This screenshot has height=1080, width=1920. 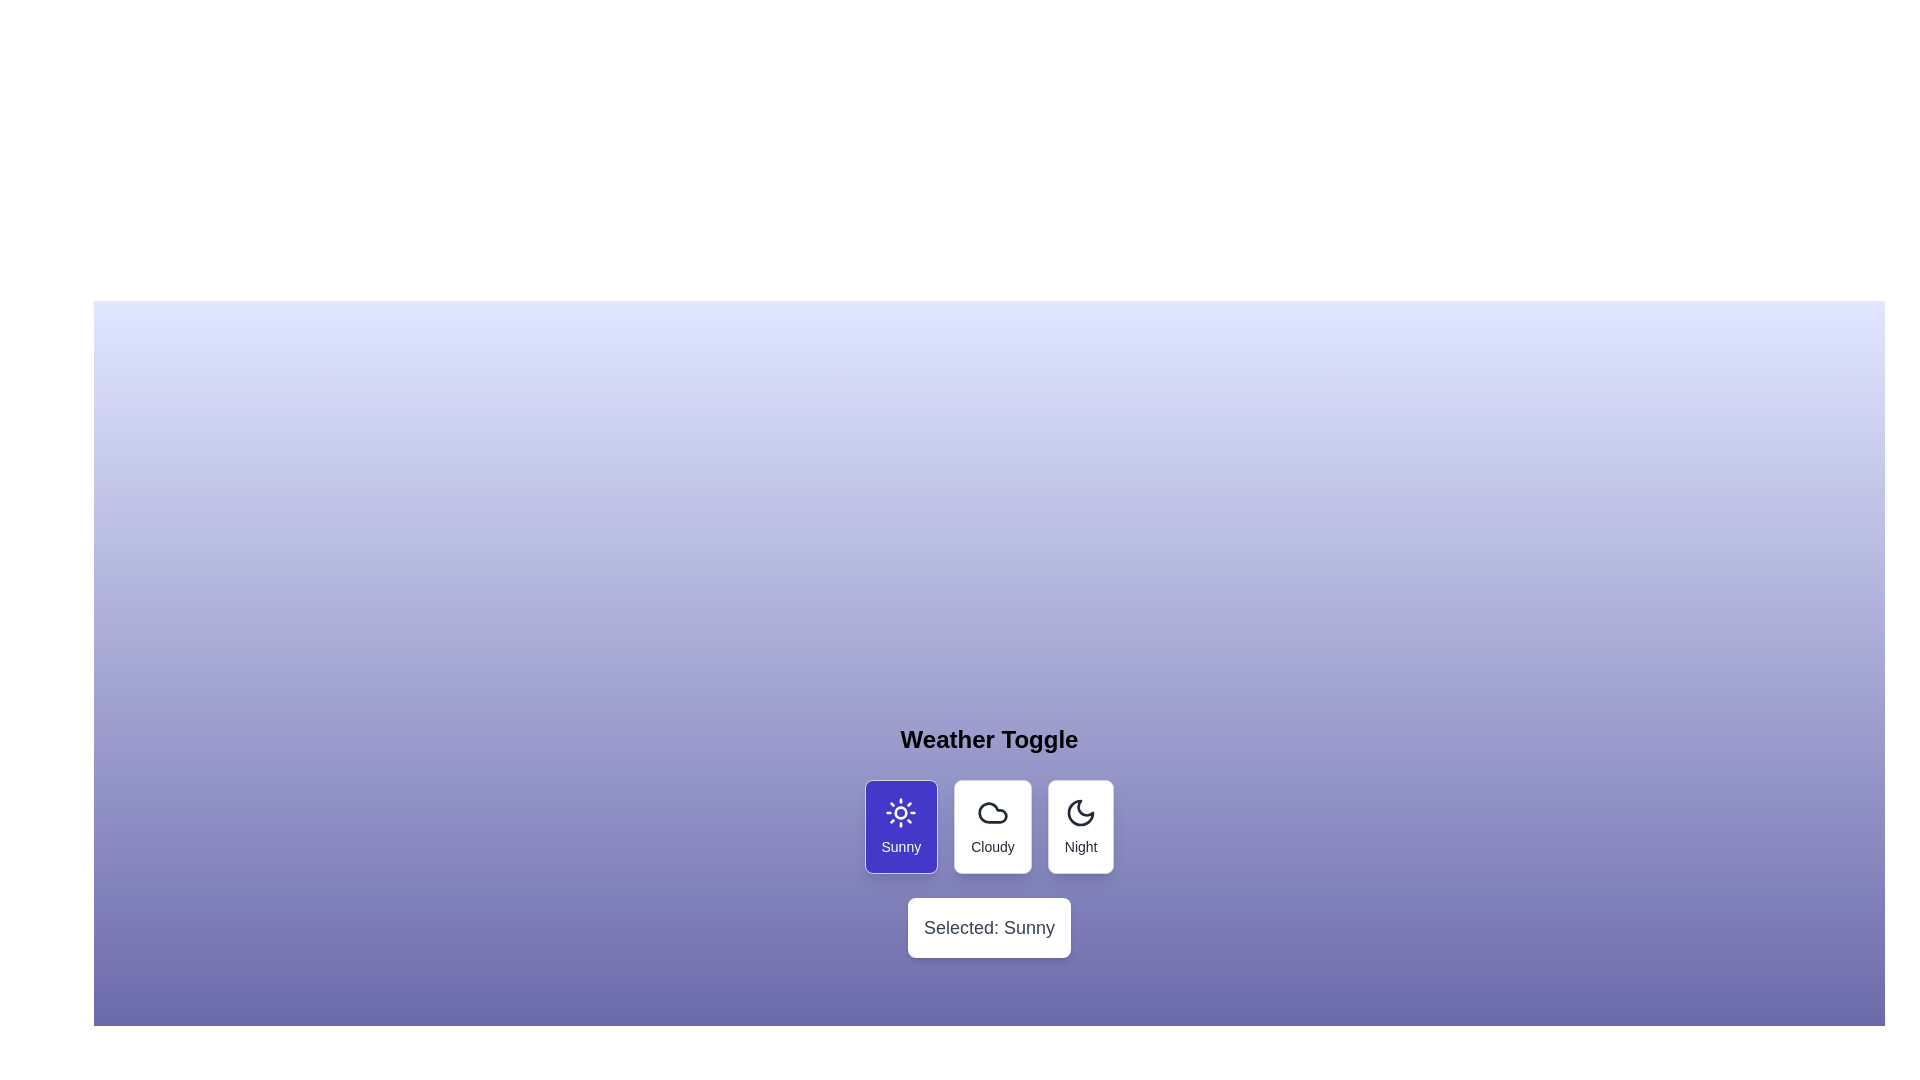 I want to click on the button corresponding to the weather option Sunny, so click(x=900, y=826).